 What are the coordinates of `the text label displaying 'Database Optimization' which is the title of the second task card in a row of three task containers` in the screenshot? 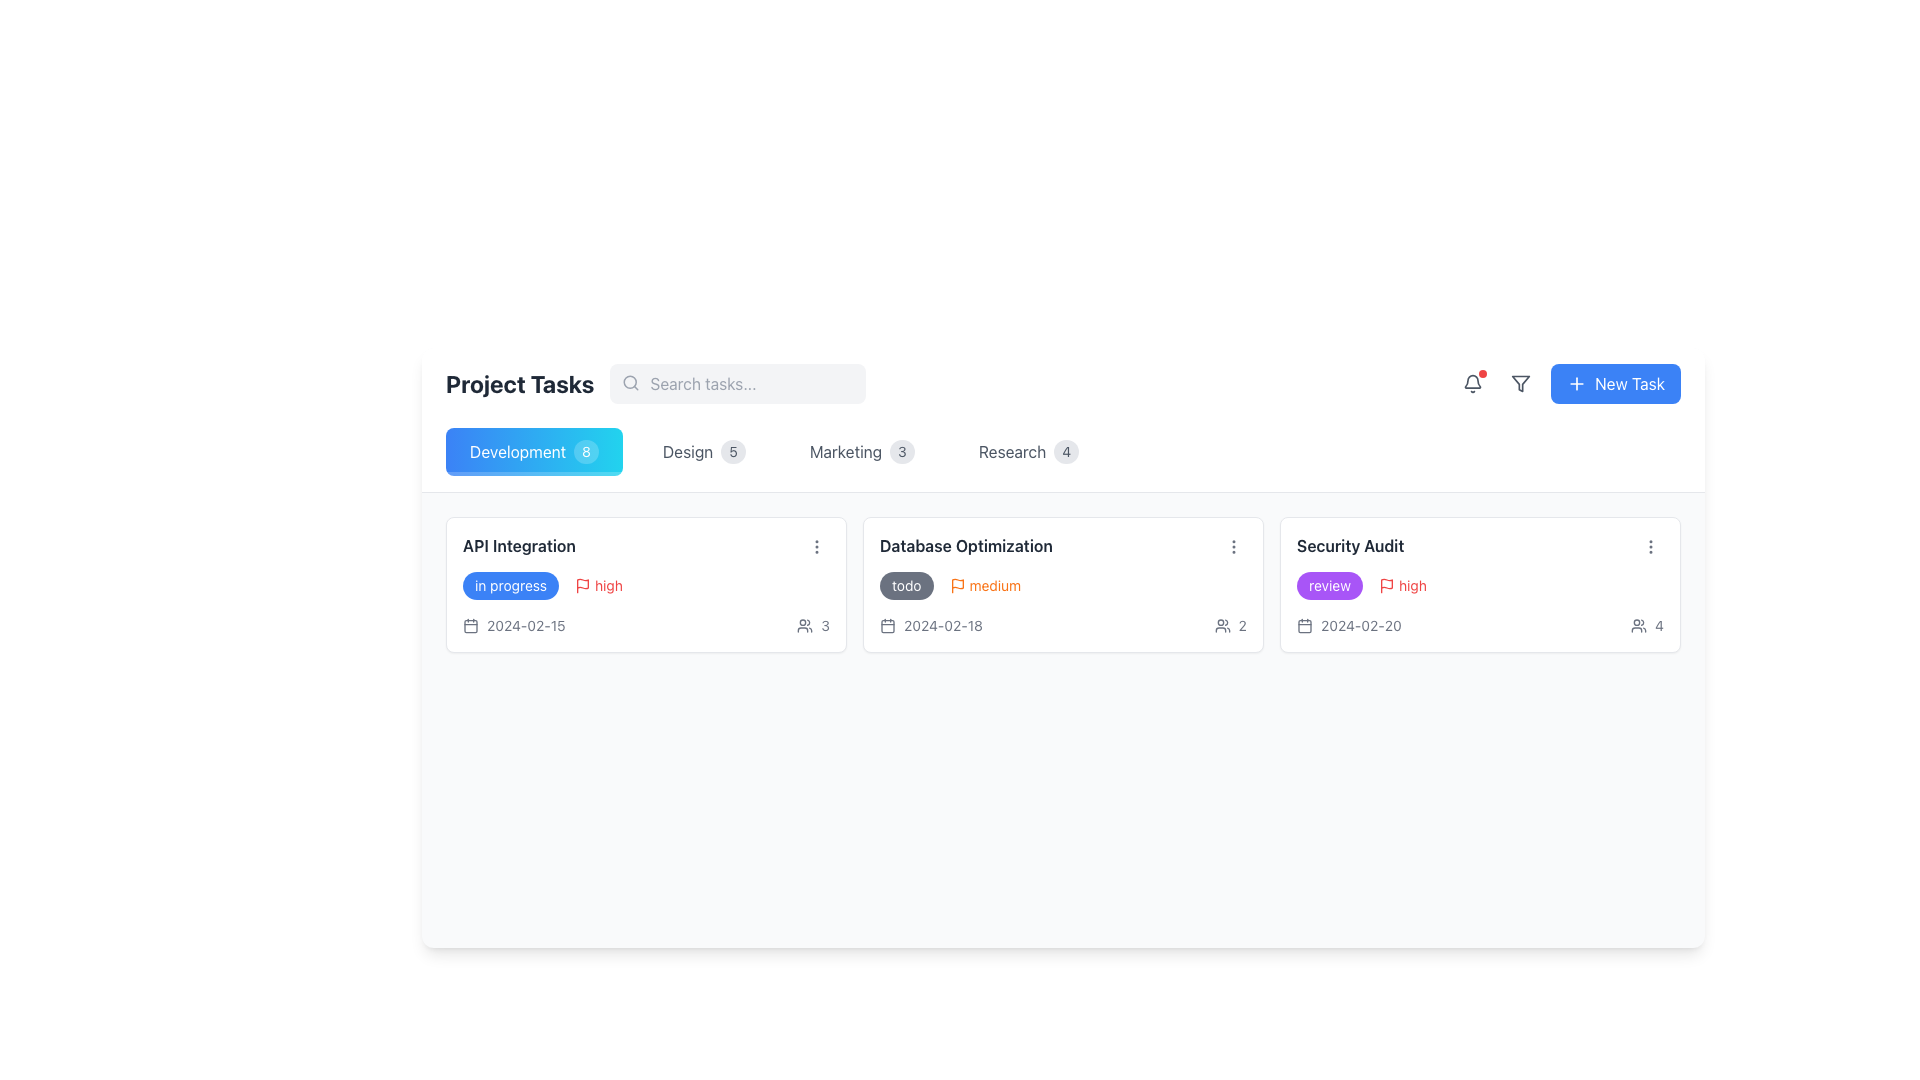 It's located at (966, 546).